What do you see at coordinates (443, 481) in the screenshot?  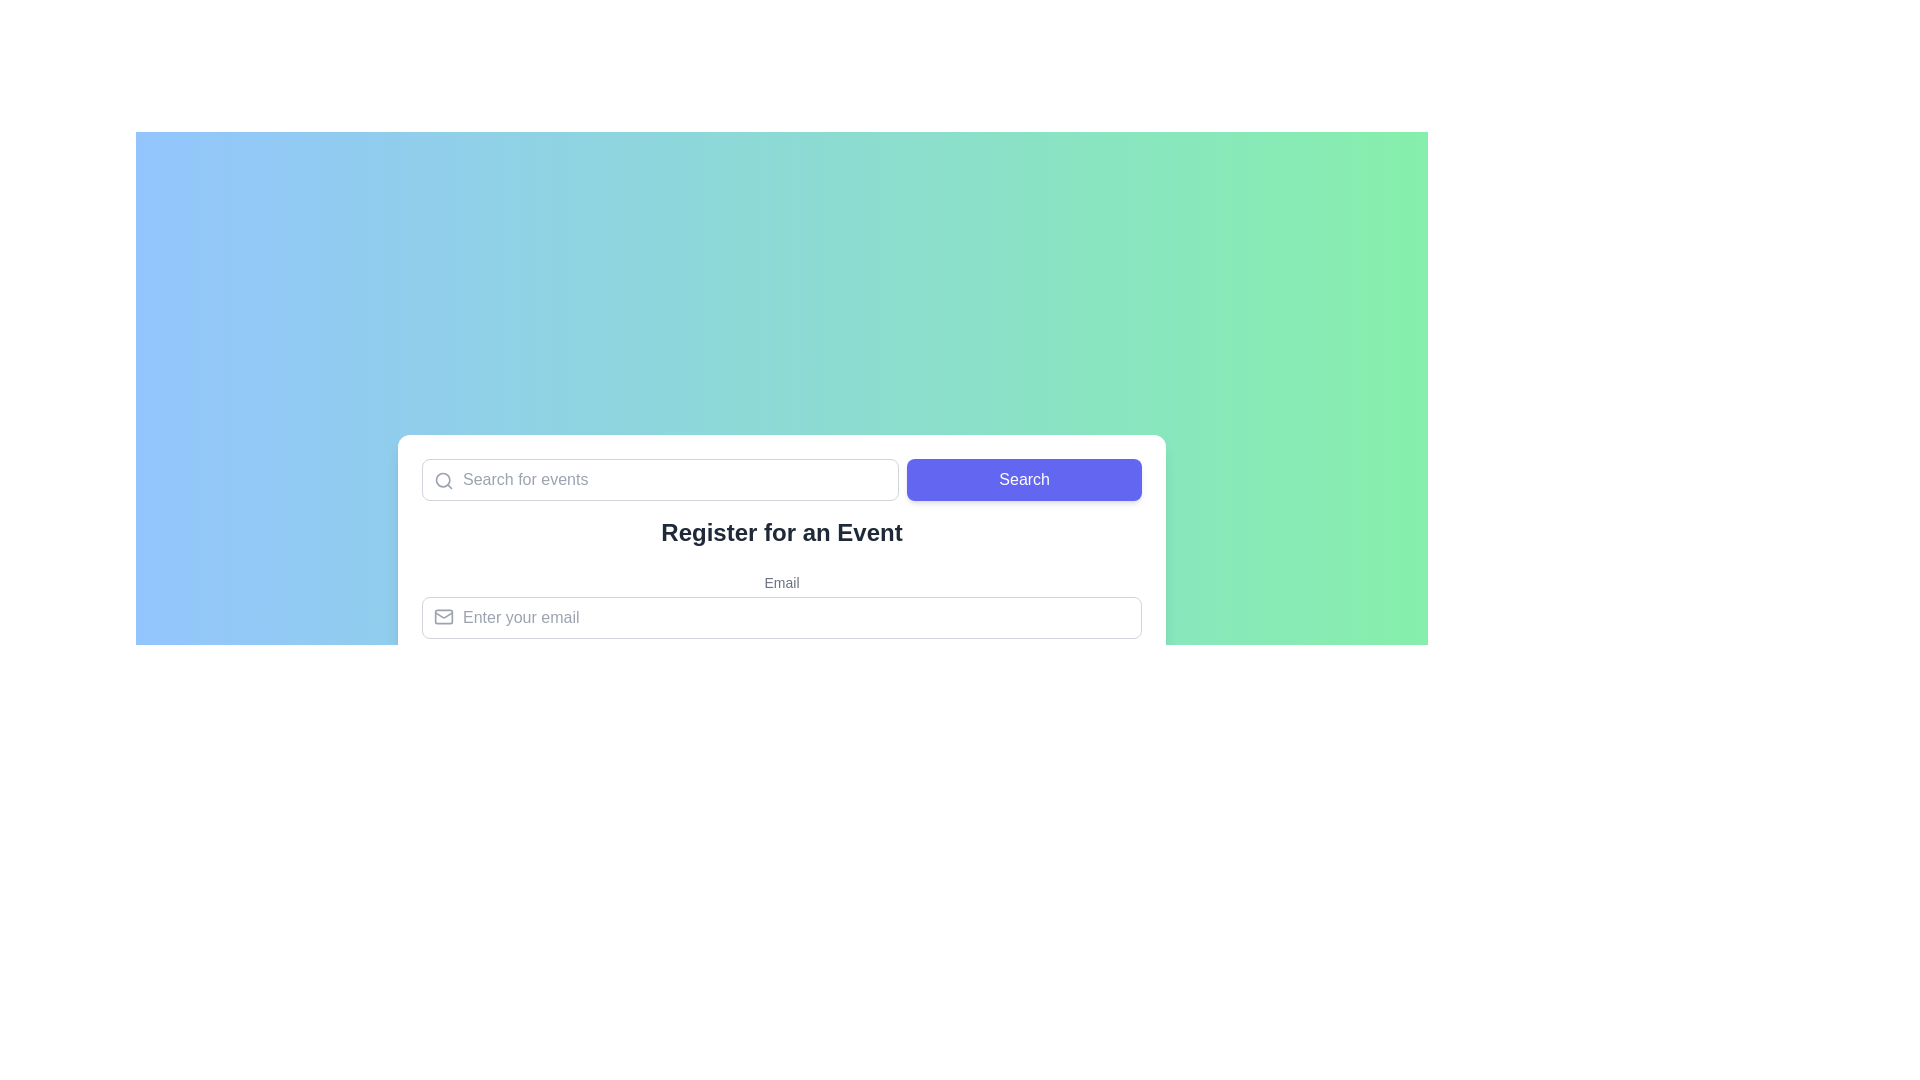 I see `the magnifying glass icon located inside the search input field, which overlaps with the placeholder text 'Search for events.'` at bounding box center [443, 481].